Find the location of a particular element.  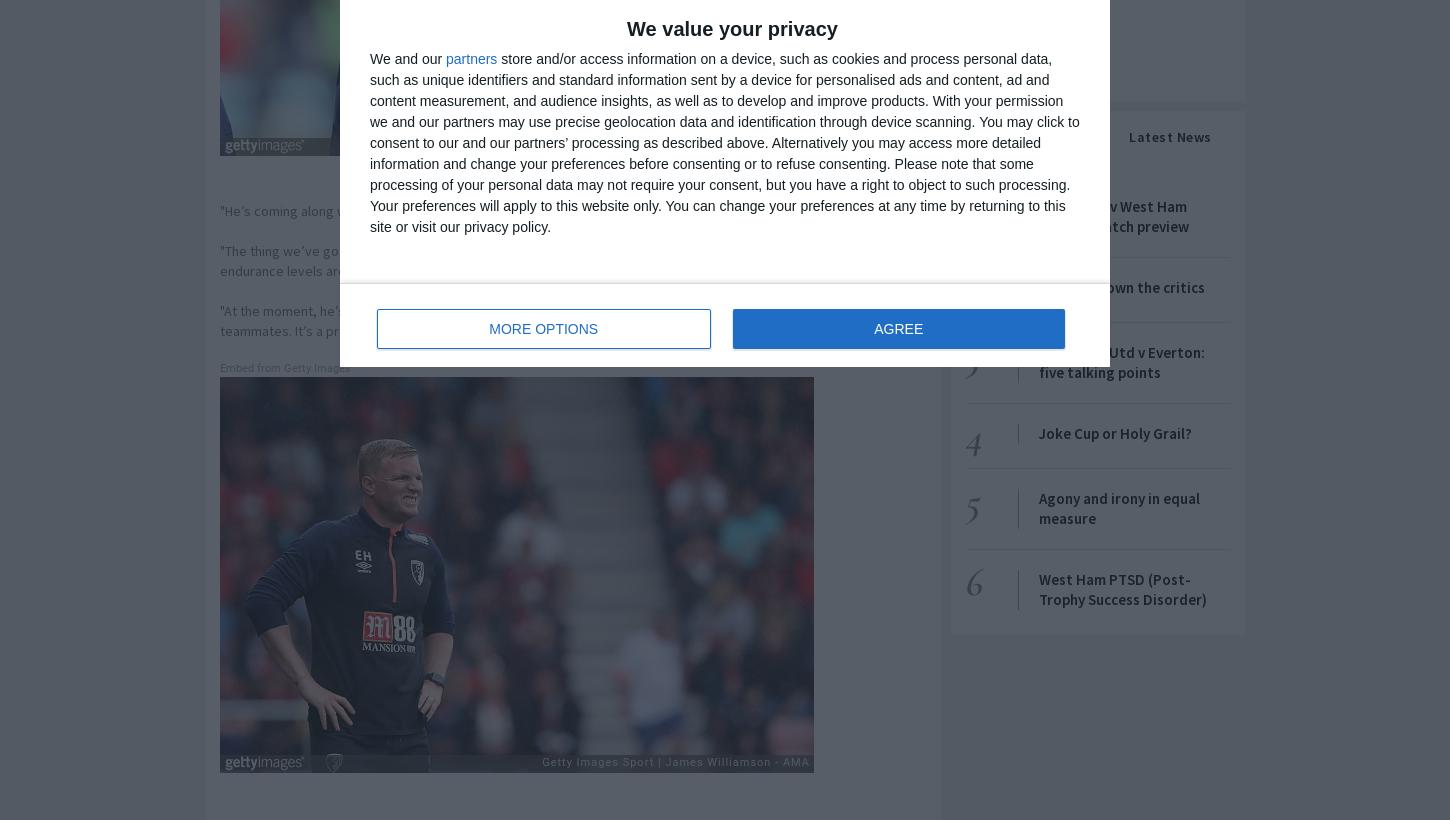

'West Ham Utd v Everton: five talking points' is located at coordinates (1121, 361).